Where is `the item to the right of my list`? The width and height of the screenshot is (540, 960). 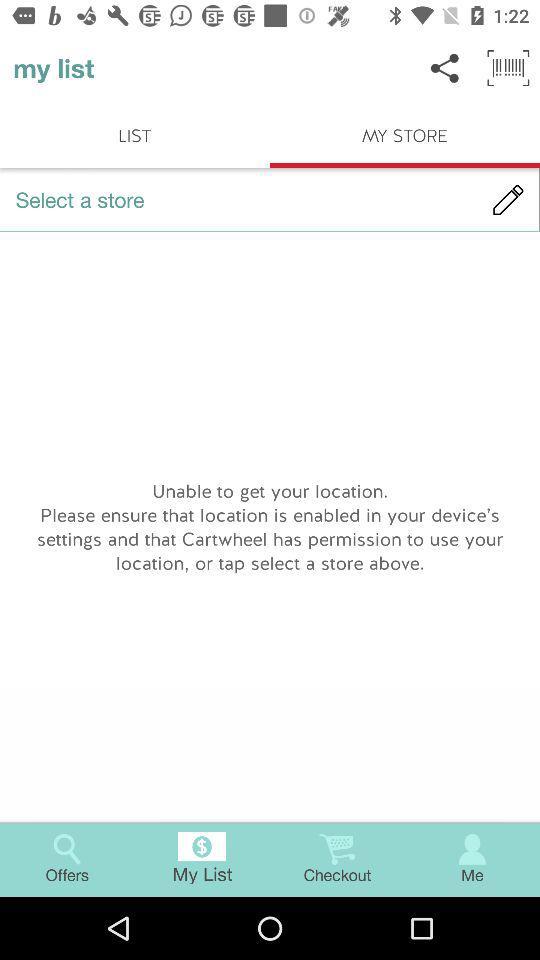
the item to the right of my list is located at coordinates (445, 68).